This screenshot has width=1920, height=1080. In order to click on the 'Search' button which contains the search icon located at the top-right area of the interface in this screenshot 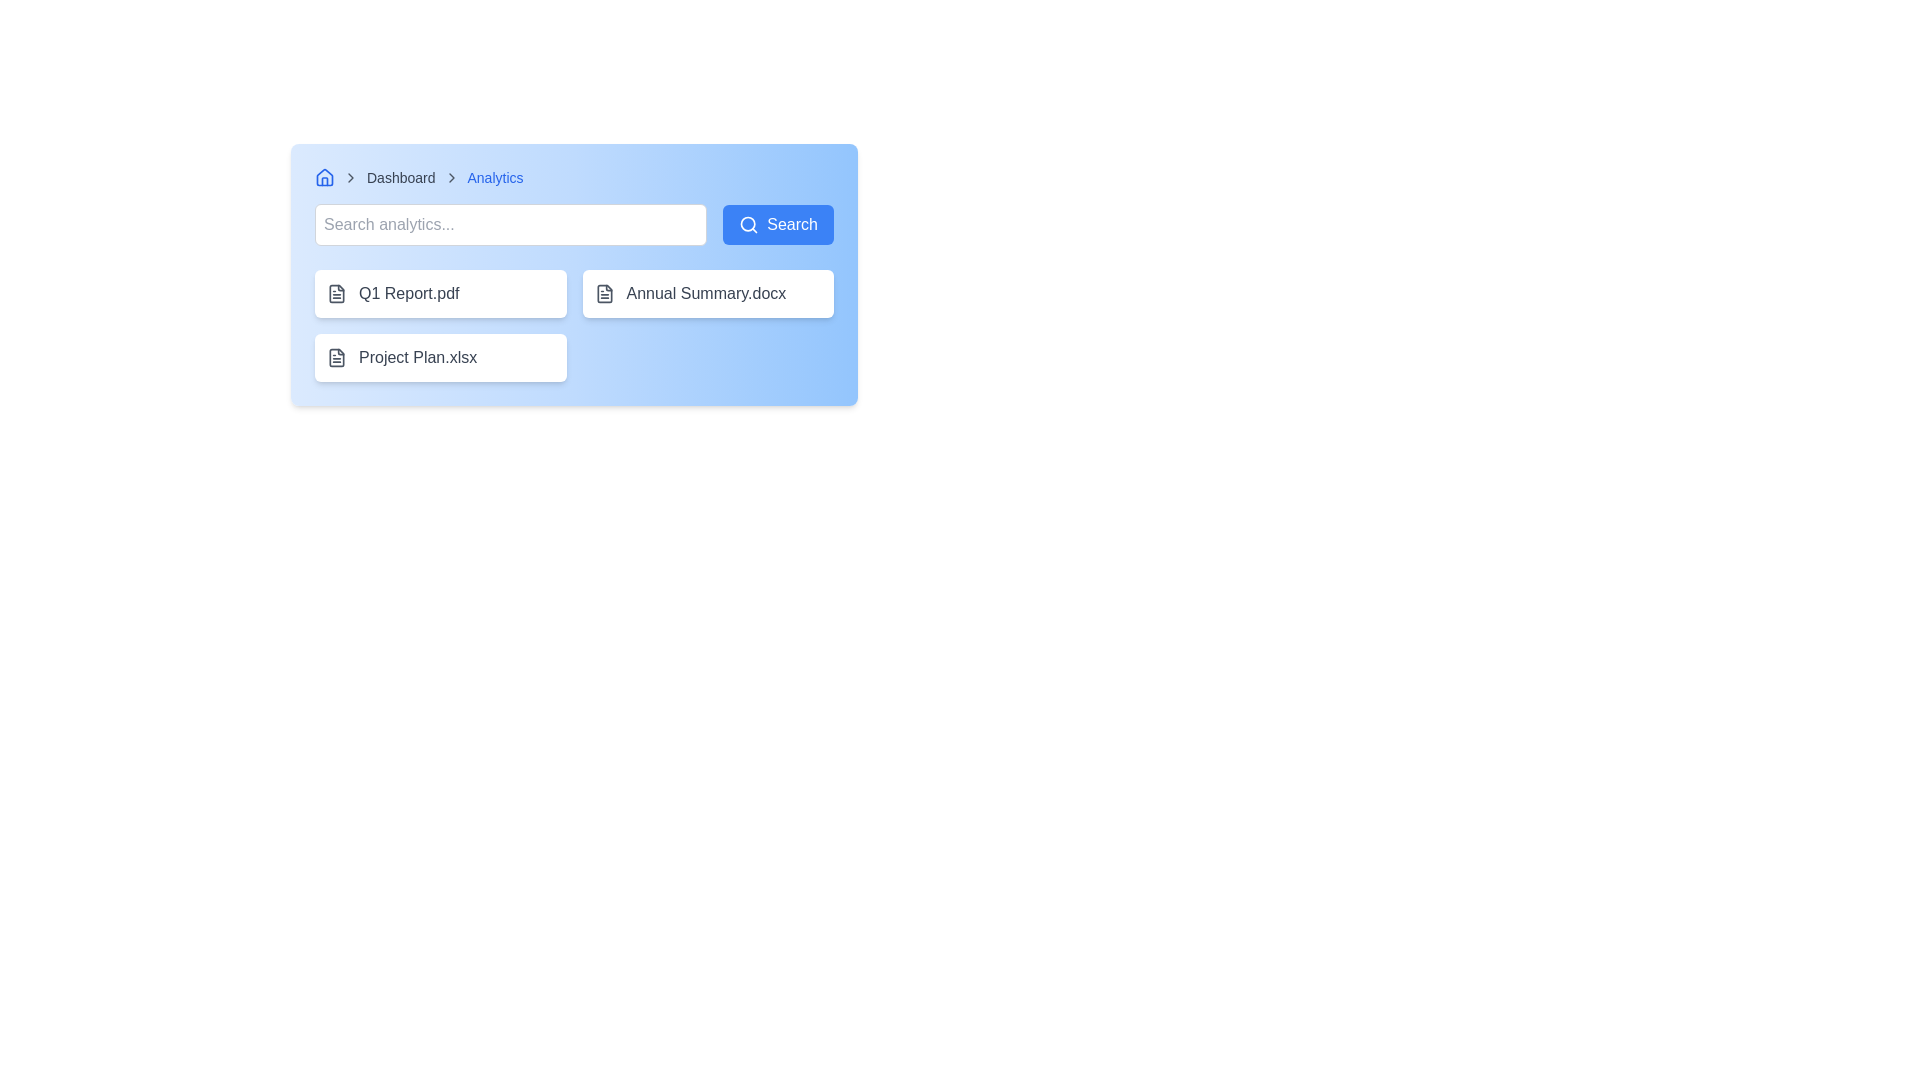, I will do `click(748, 224)`.